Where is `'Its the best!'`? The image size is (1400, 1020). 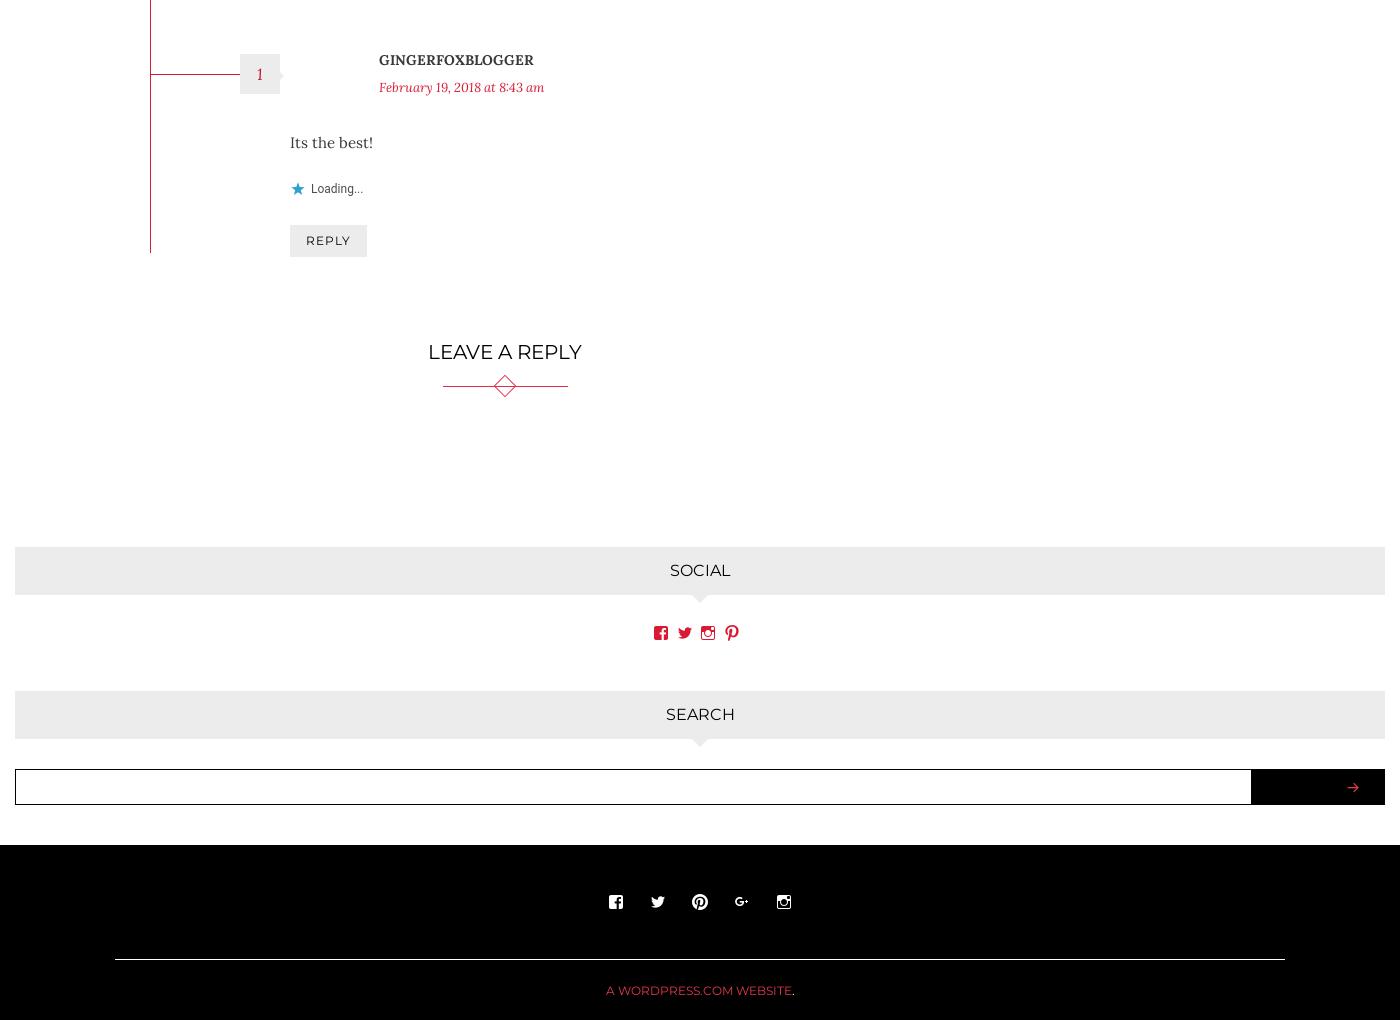
'Its the best!' is located at coordinates (331, 125).